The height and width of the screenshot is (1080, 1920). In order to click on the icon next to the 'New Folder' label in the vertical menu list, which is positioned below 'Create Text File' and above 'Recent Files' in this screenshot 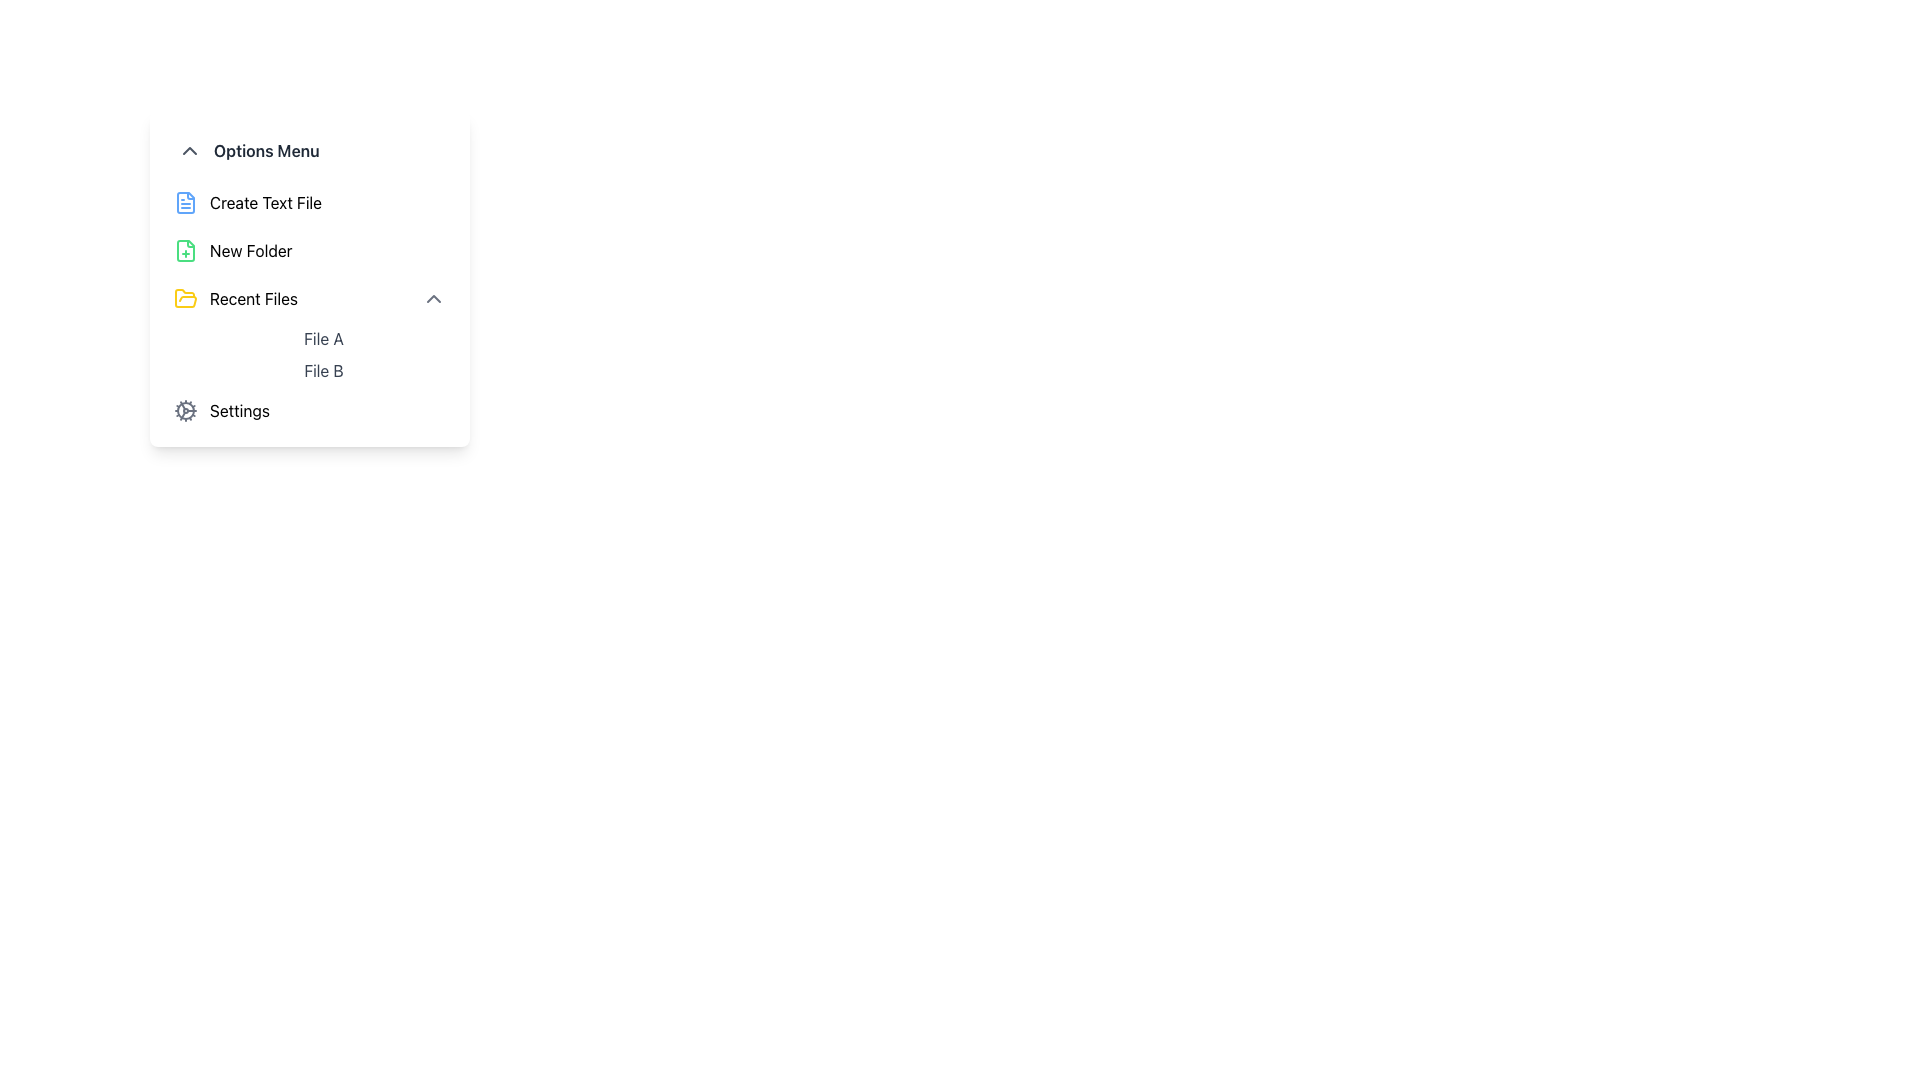, I will do `click(186, 249)`.